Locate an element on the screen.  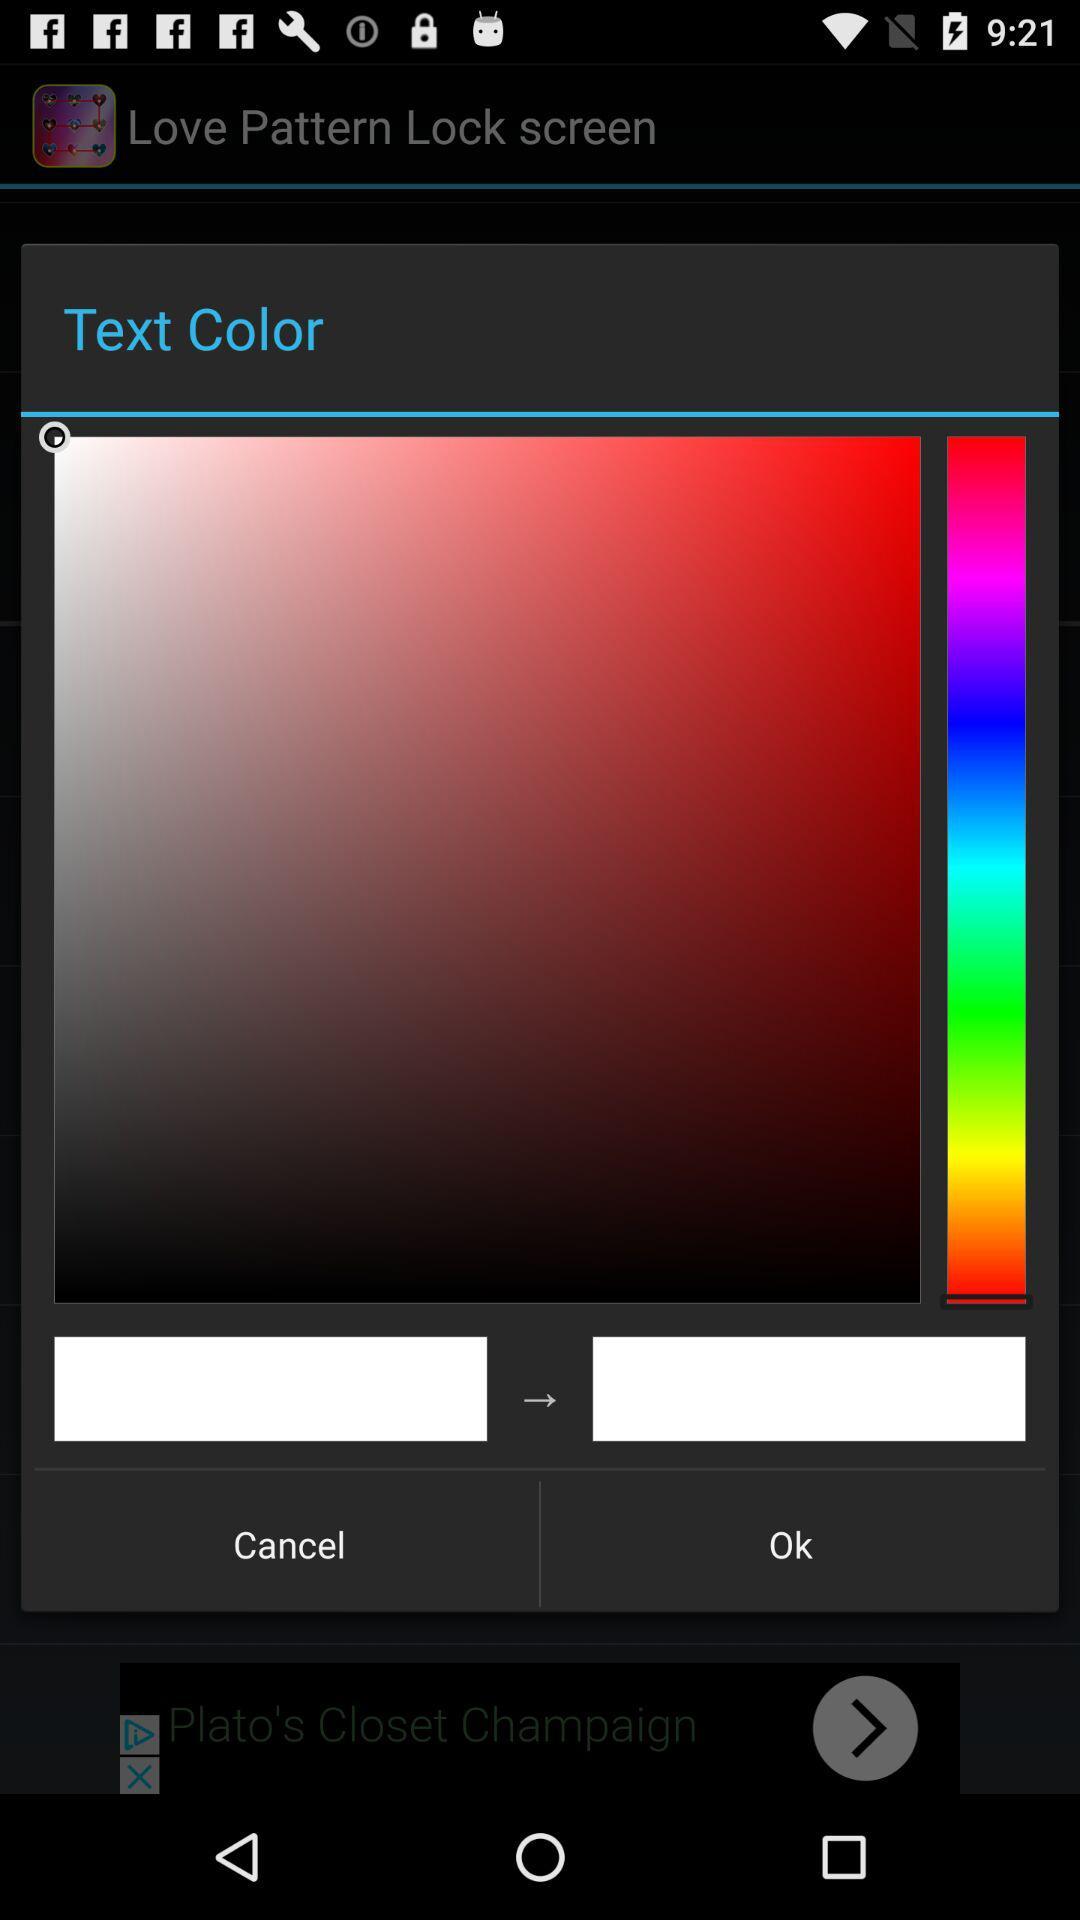
button next to ok icon is located at coordinates (289, 1543).